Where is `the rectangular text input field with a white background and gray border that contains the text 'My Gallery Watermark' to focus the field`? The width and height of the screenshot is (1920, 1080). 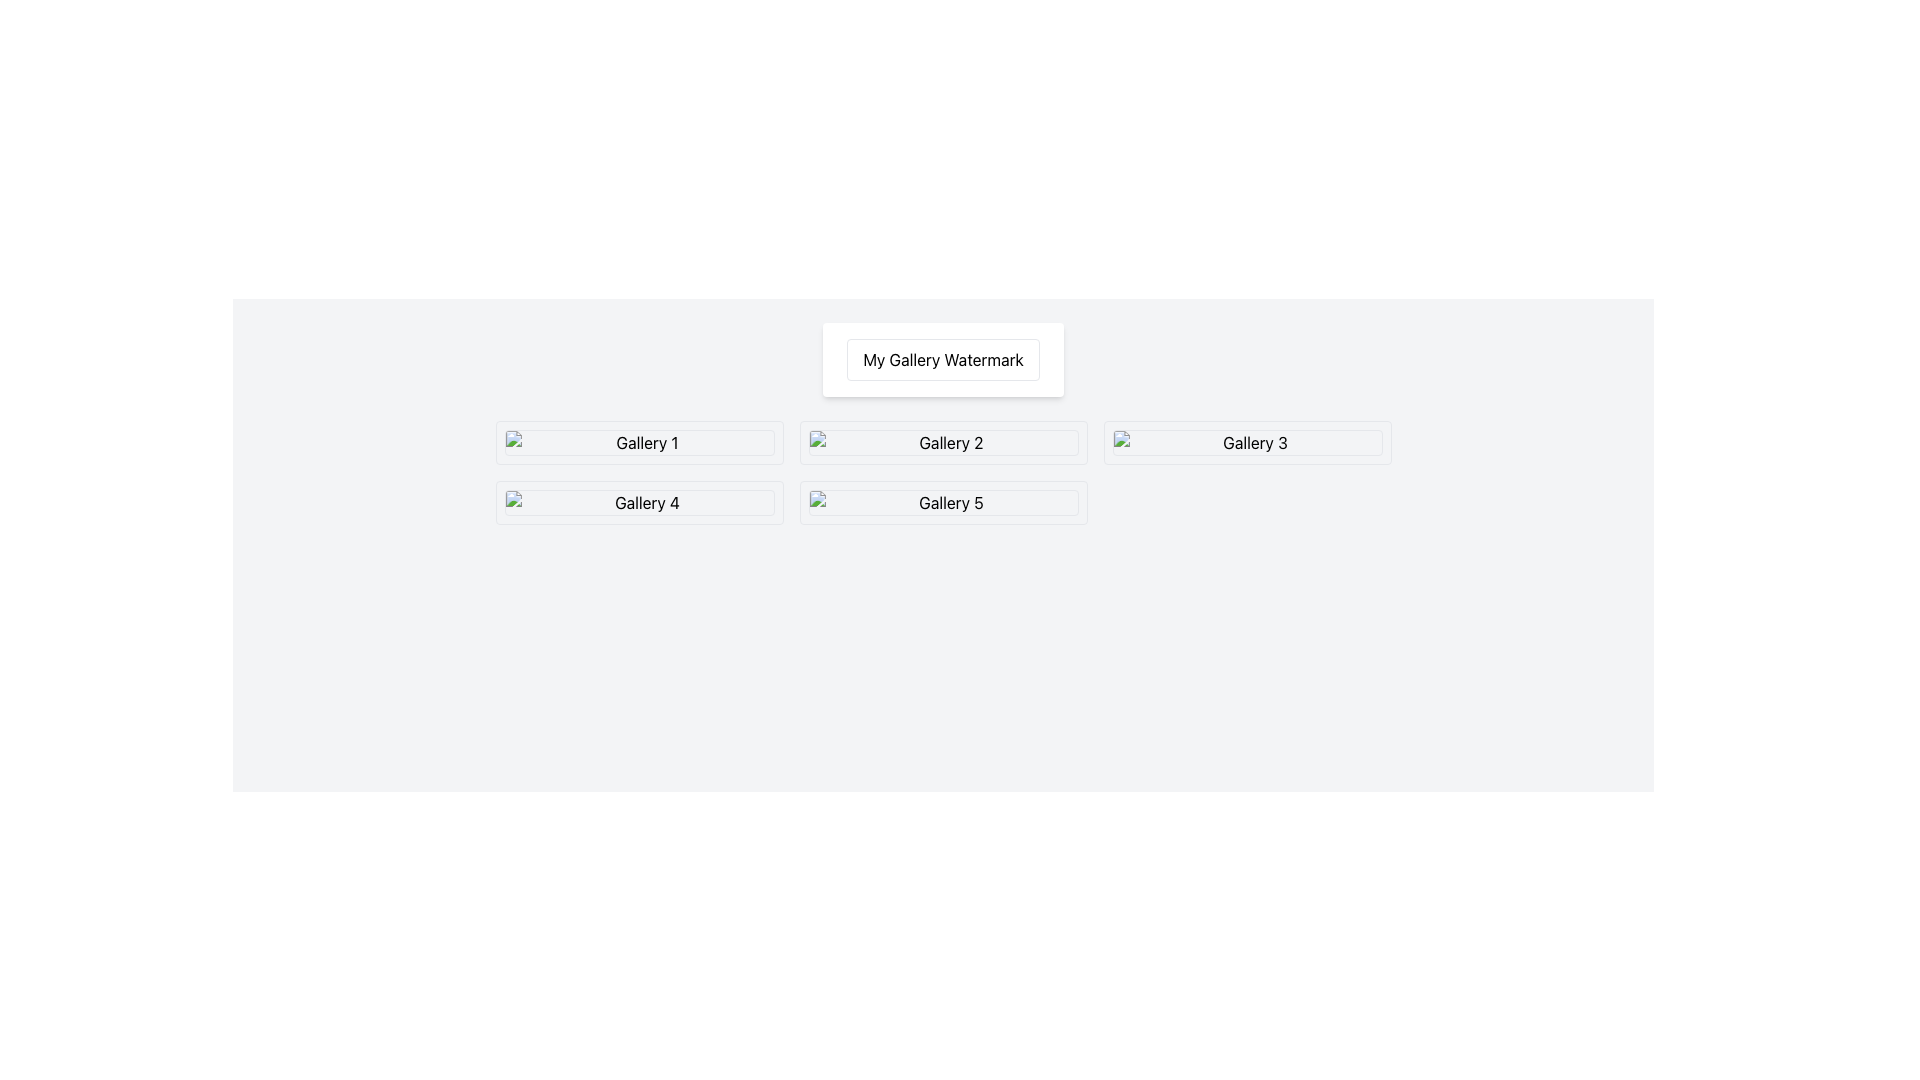 the rectangular text input field with a white background and gray border that contains the text 'My Gallery Watermark' to focus the field is located at coordinates (942, 358).